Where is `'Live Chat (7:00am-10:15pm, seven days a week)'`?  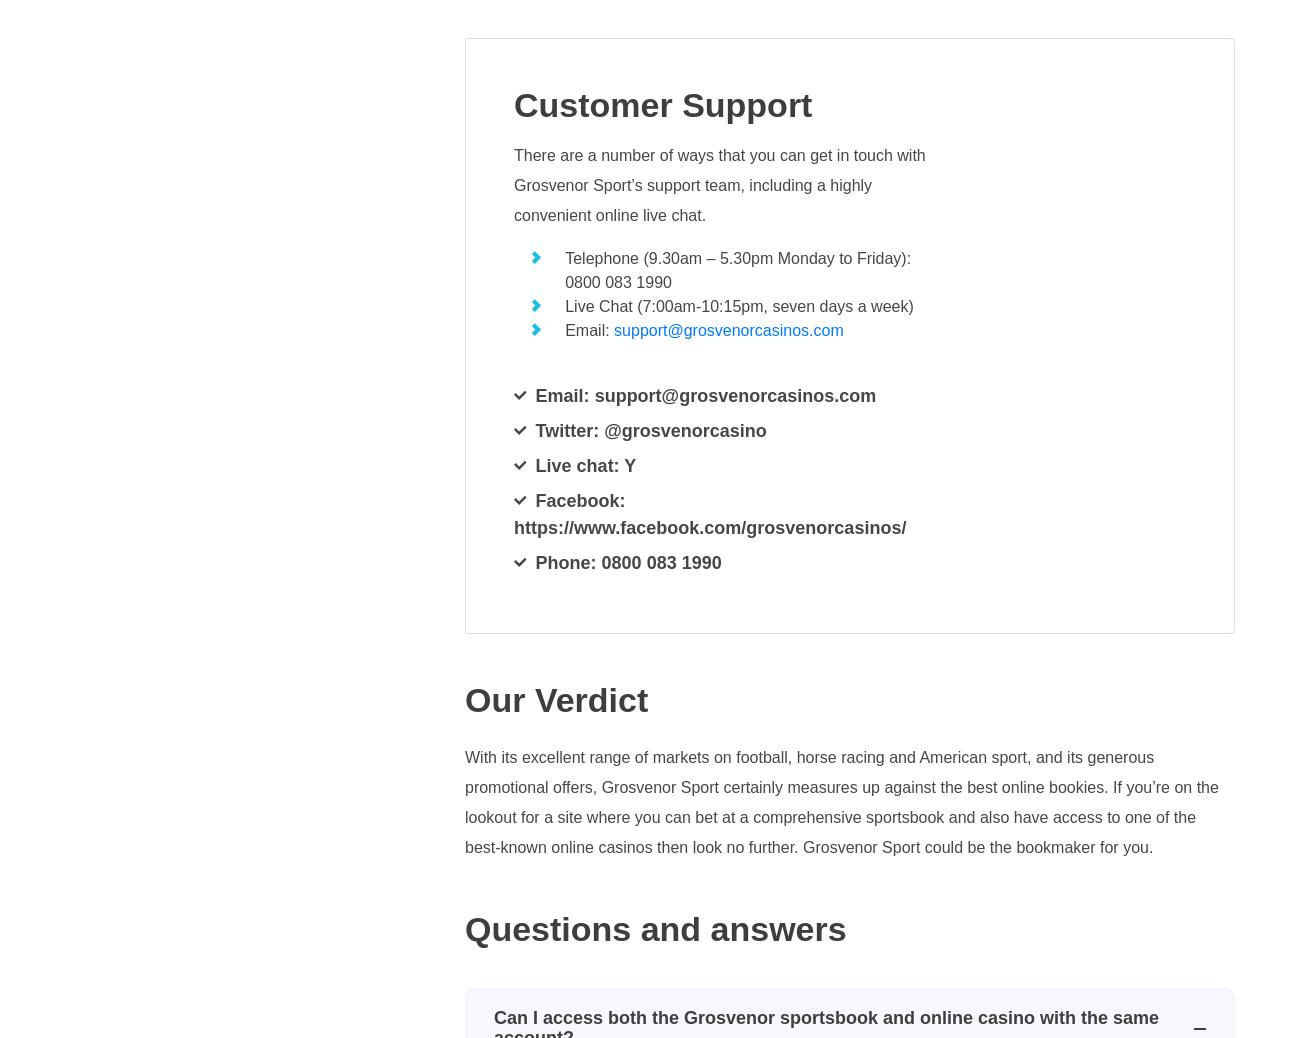
'Live Chat (7:00am-10:15pm, seven days a week)' is located at coordinates (739, 305).